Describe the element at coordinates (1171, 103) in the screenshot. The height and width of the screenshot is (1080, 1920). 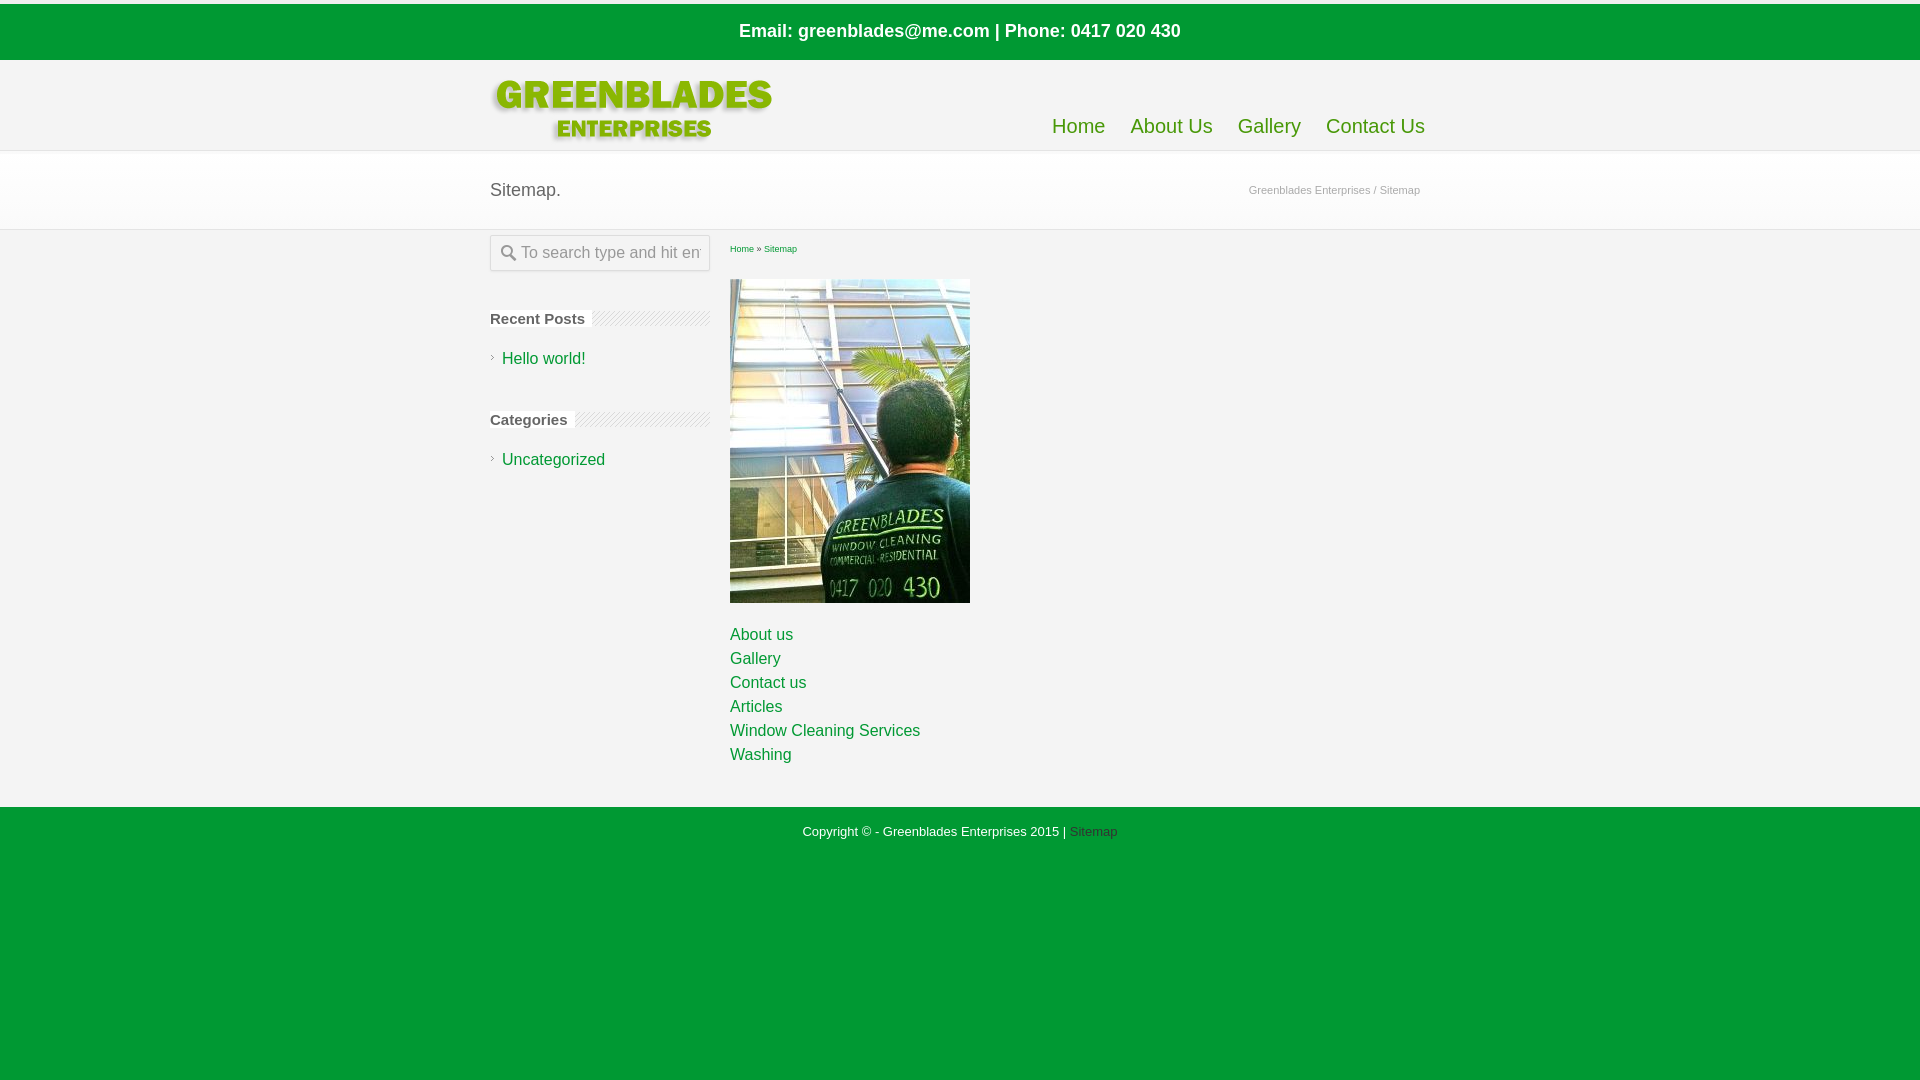
I see `'About Us'` at that location.